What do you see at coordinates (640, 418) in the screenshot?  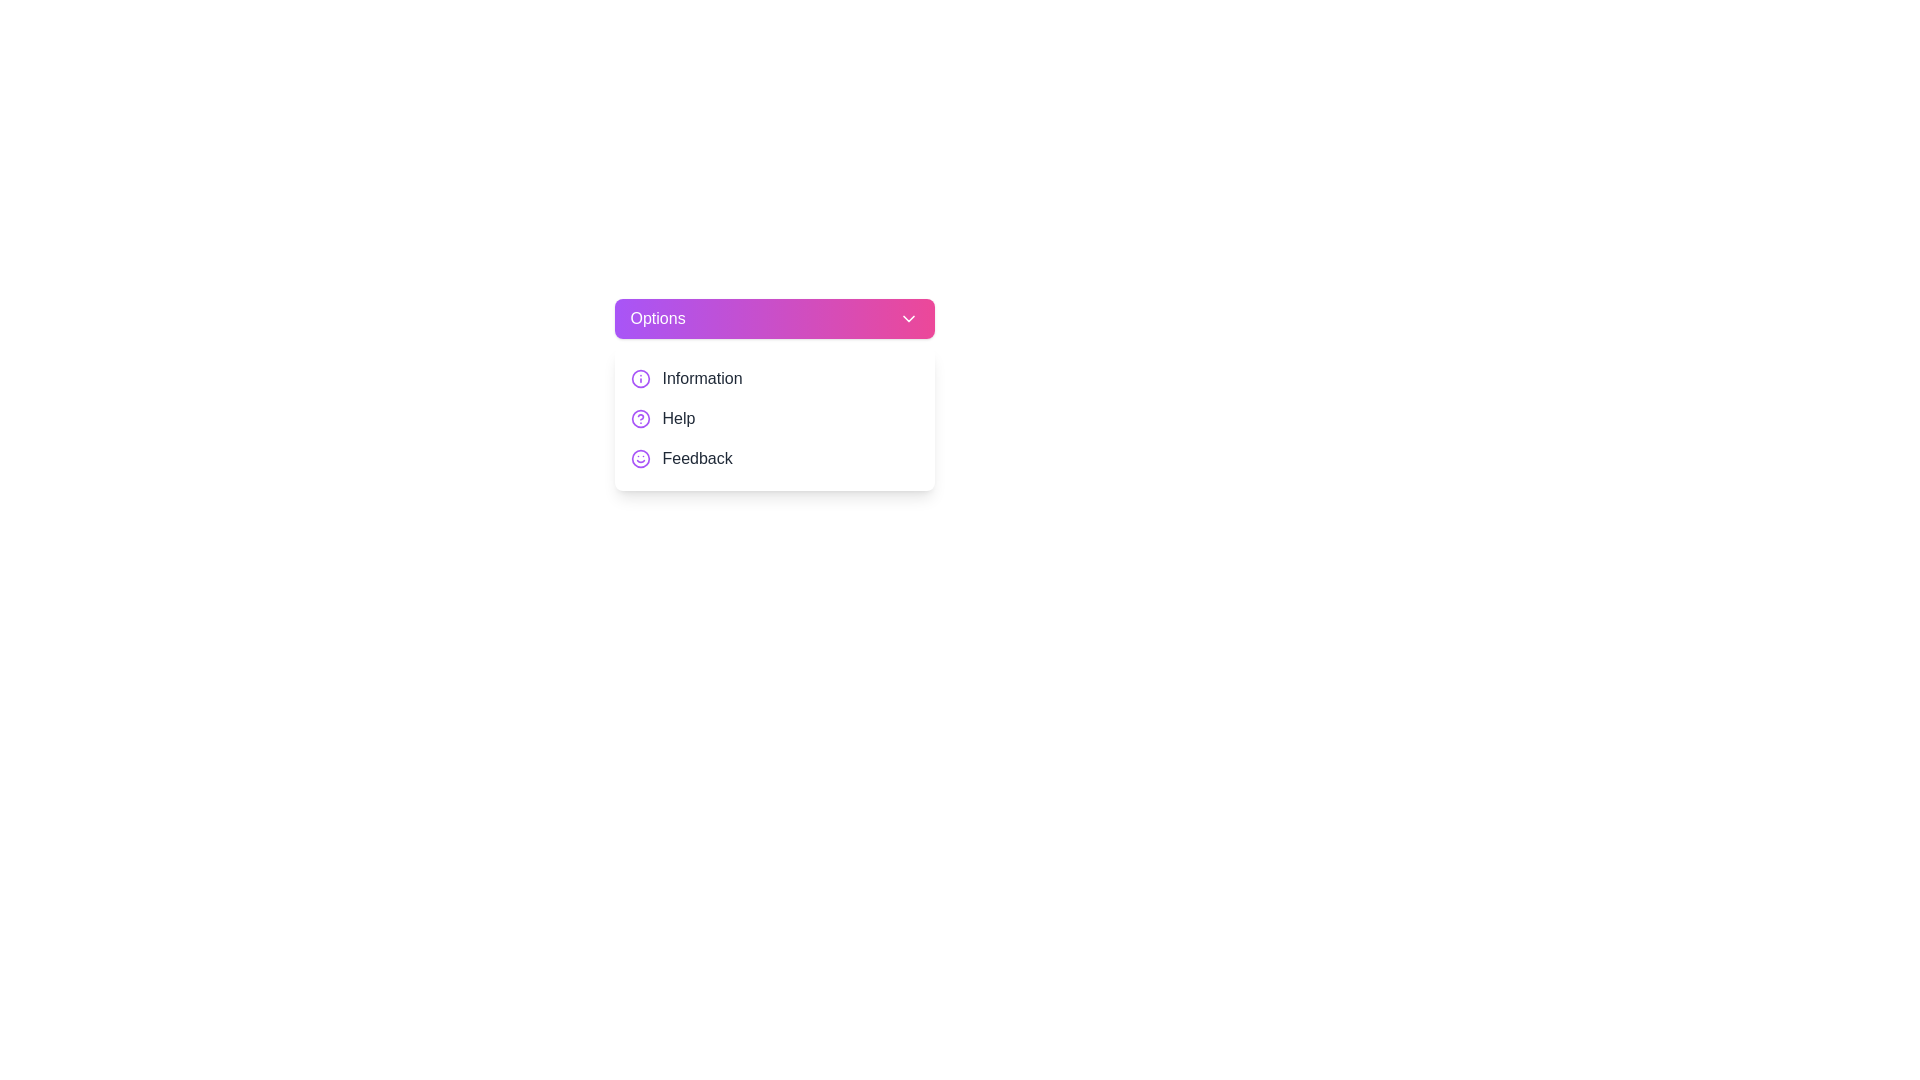 I see `the circular help icon with a question mark inside, which has a purple border and is located in the second row of the dropdown menu next to the 'Help' text` at bounding box center [640, 418].